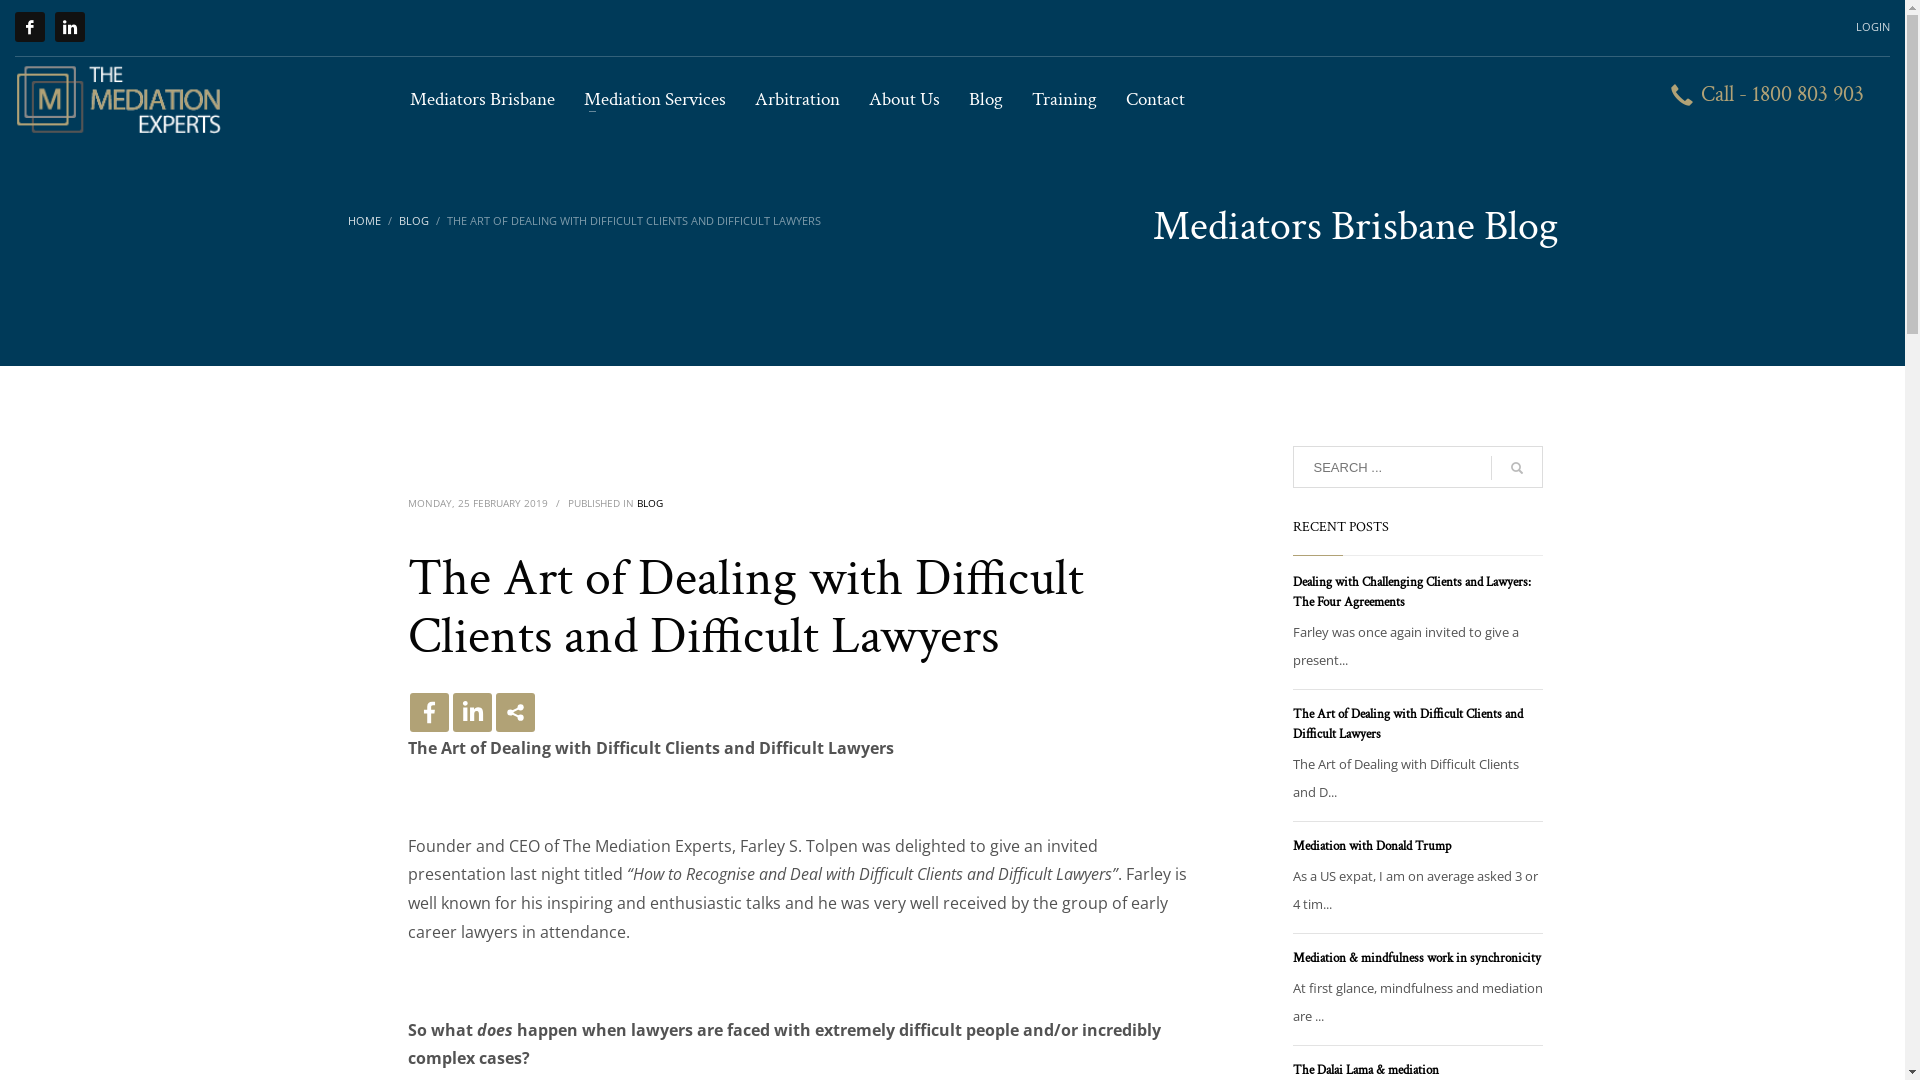  I want to click on 'Mediators Brisbane', so click(482, 100).